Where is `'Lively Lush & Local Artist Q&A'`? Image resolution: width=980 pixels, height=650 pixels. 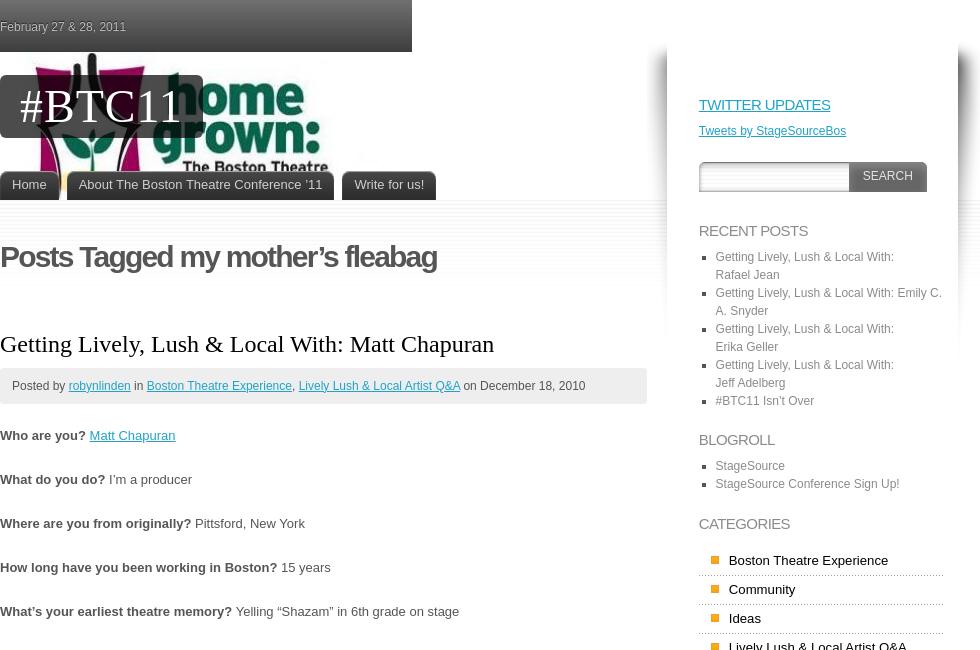 'Lively Lush & Local Artist Q&A' is located at coordinates (378, 384).